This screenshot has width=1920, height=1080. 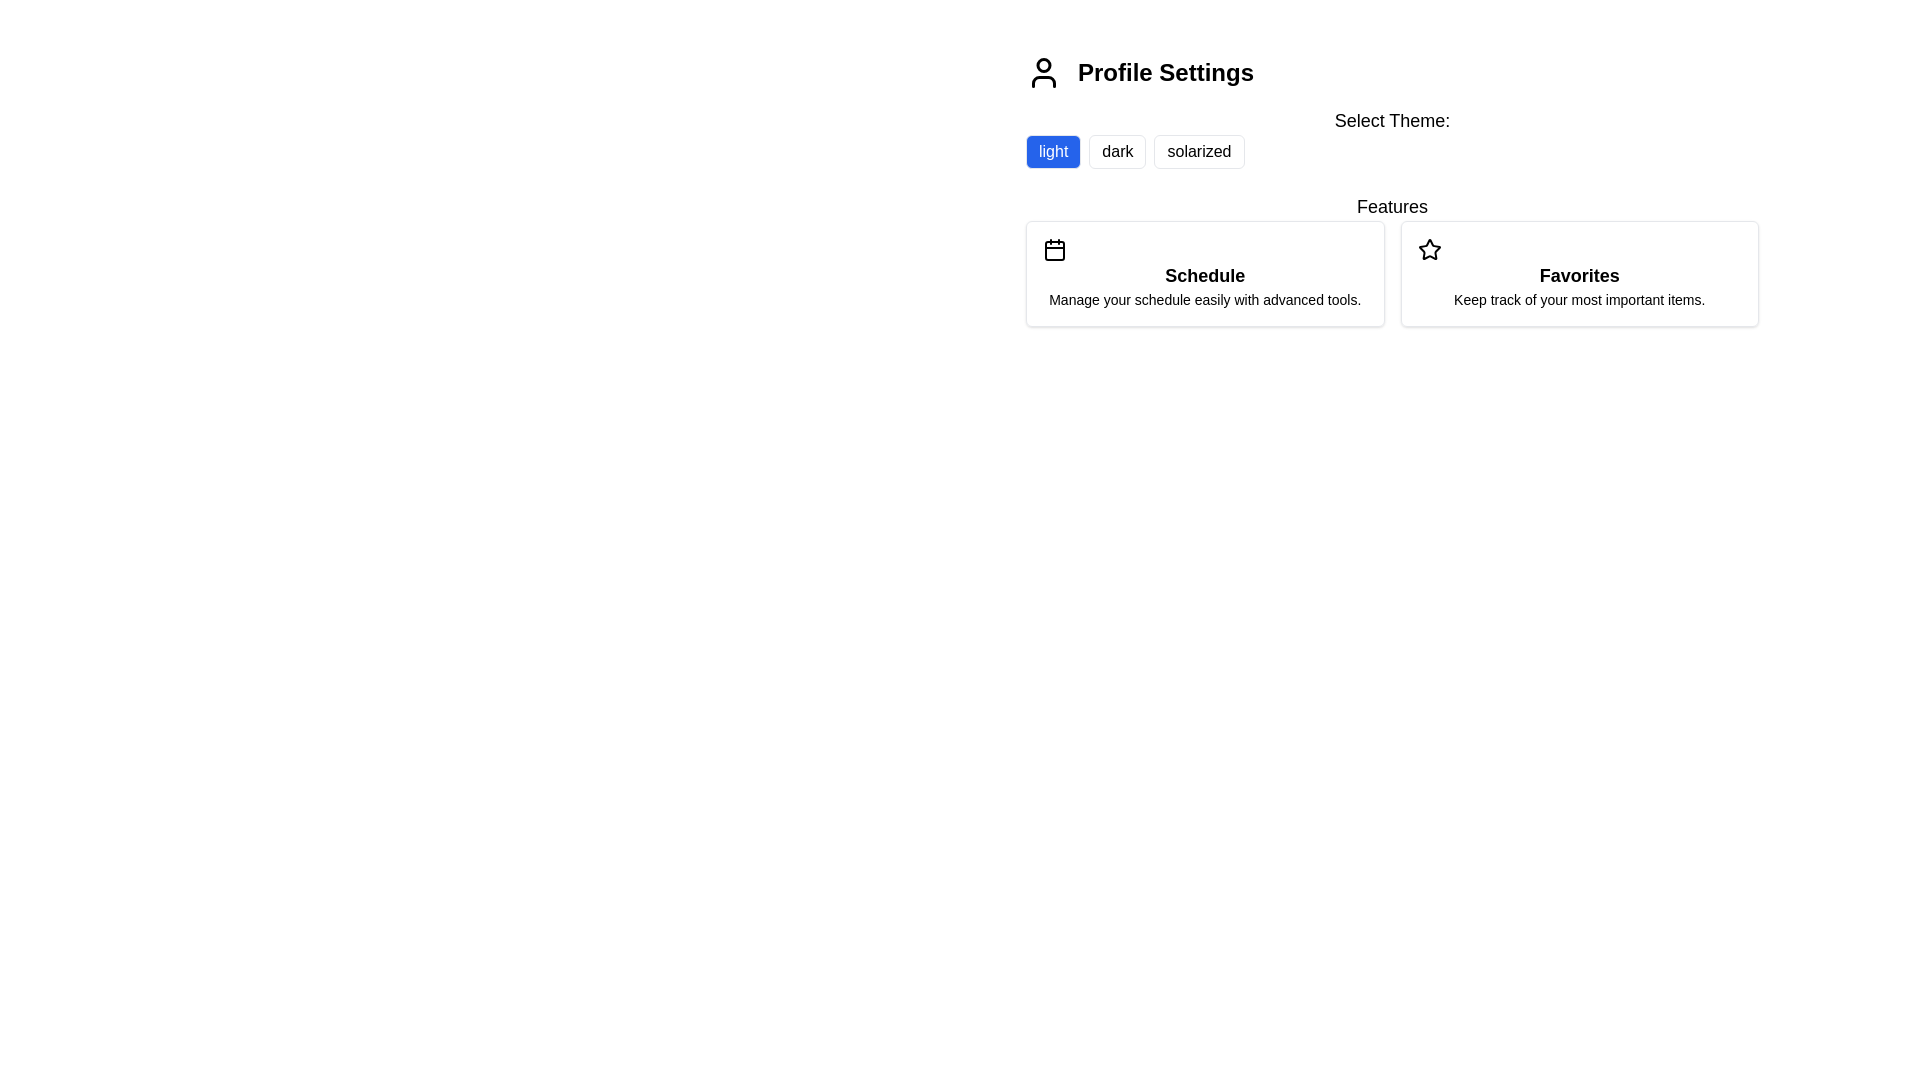 What do you see at coordinates (1391, 120) in the screenshot?
I see `the static label that provides instructions for theme selection, positioned at the top of the page and centered horizontally` at bounding box center [1391, 120].